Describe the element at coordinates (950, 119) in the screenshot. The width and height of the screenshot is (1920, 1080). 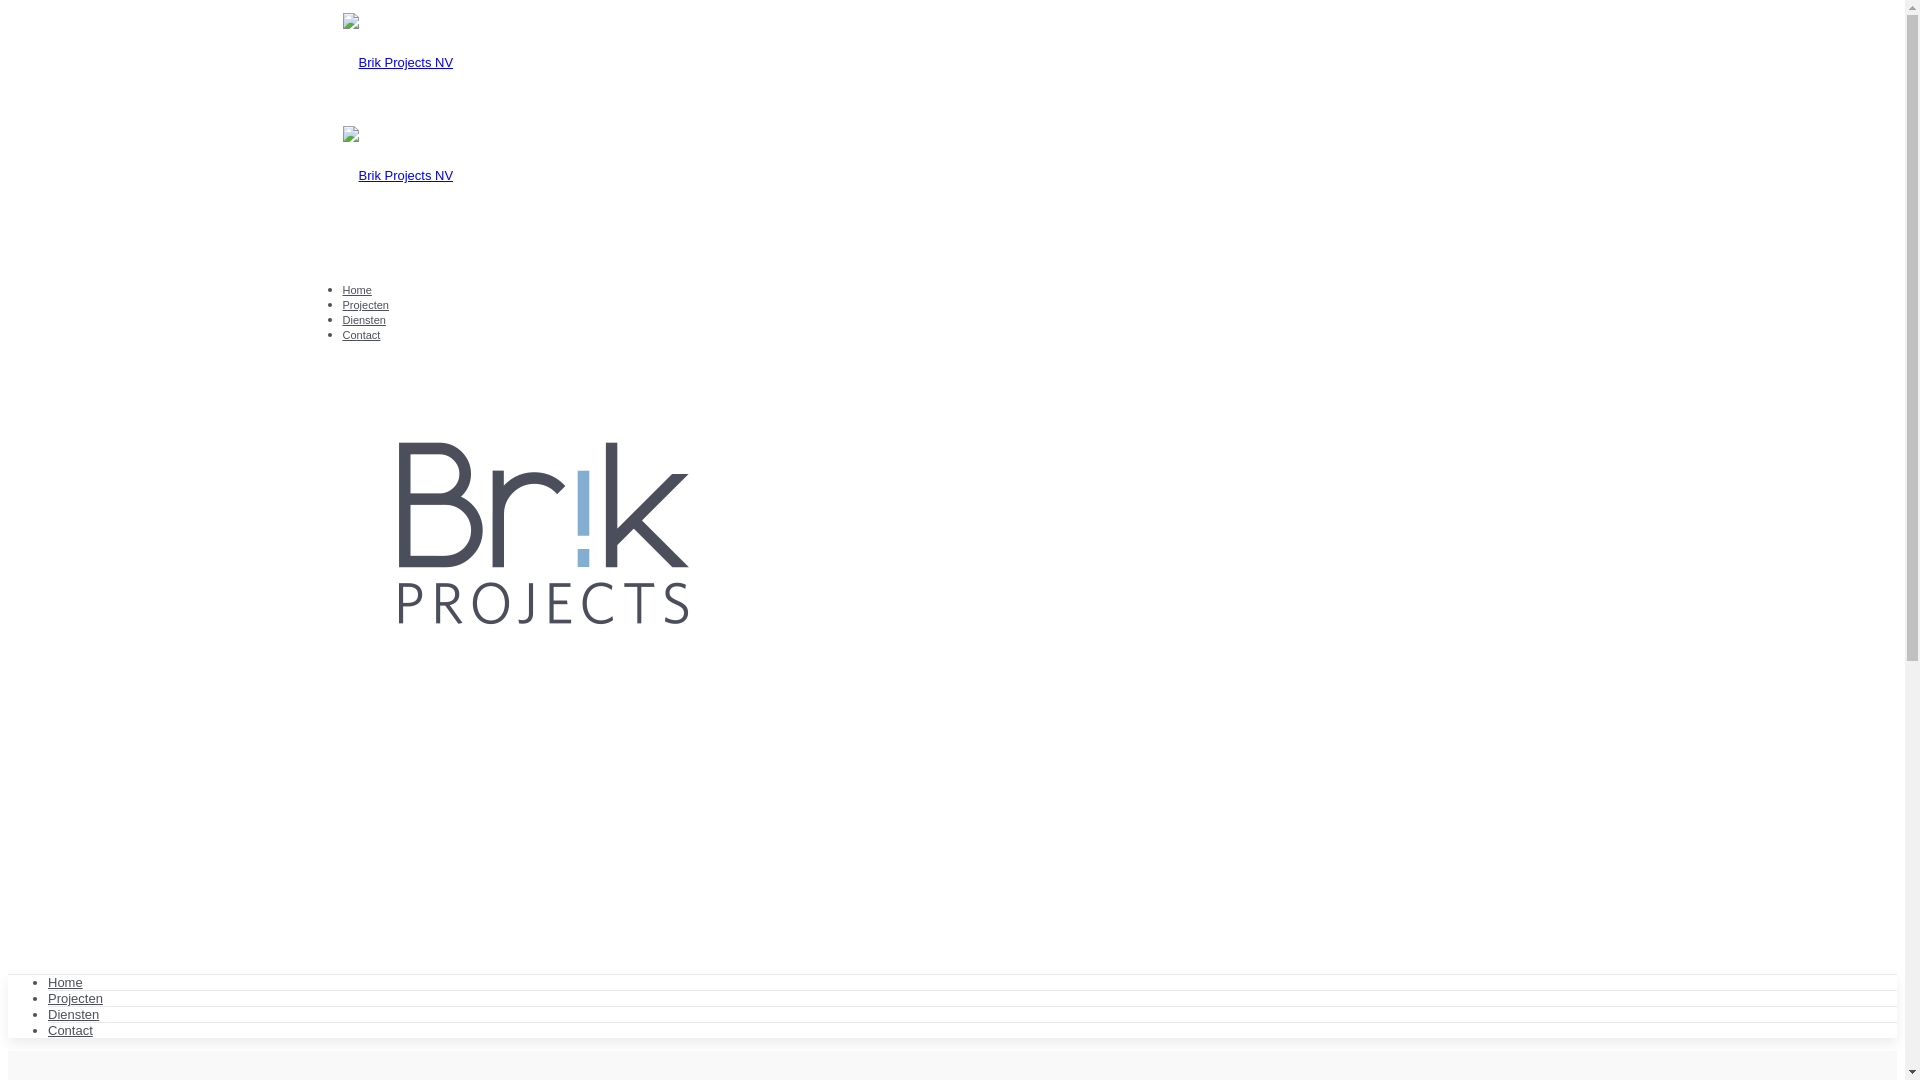
I see `'Brik Projects NV` at that location.